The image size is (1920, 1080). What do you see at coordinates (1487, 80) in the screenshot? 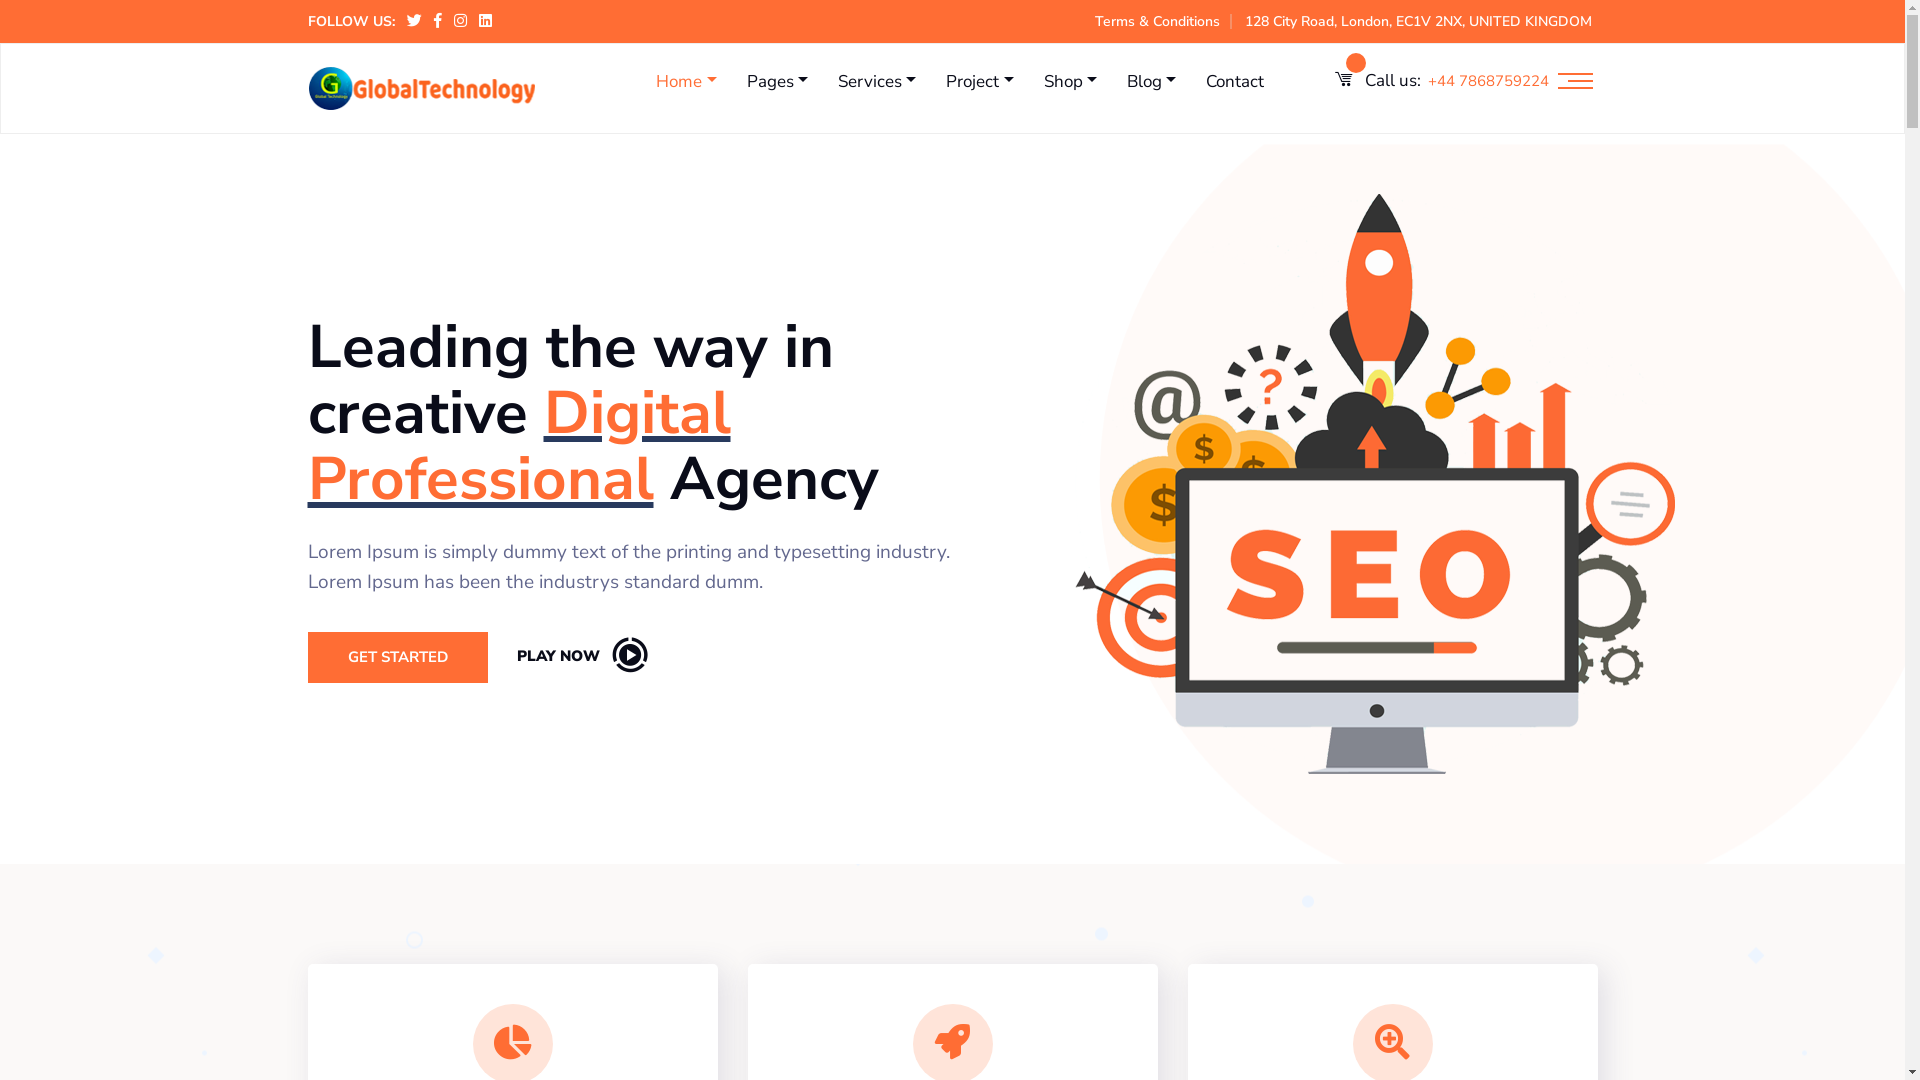
I see `'+44 7868759224'` at bounding box center [1487, 80].